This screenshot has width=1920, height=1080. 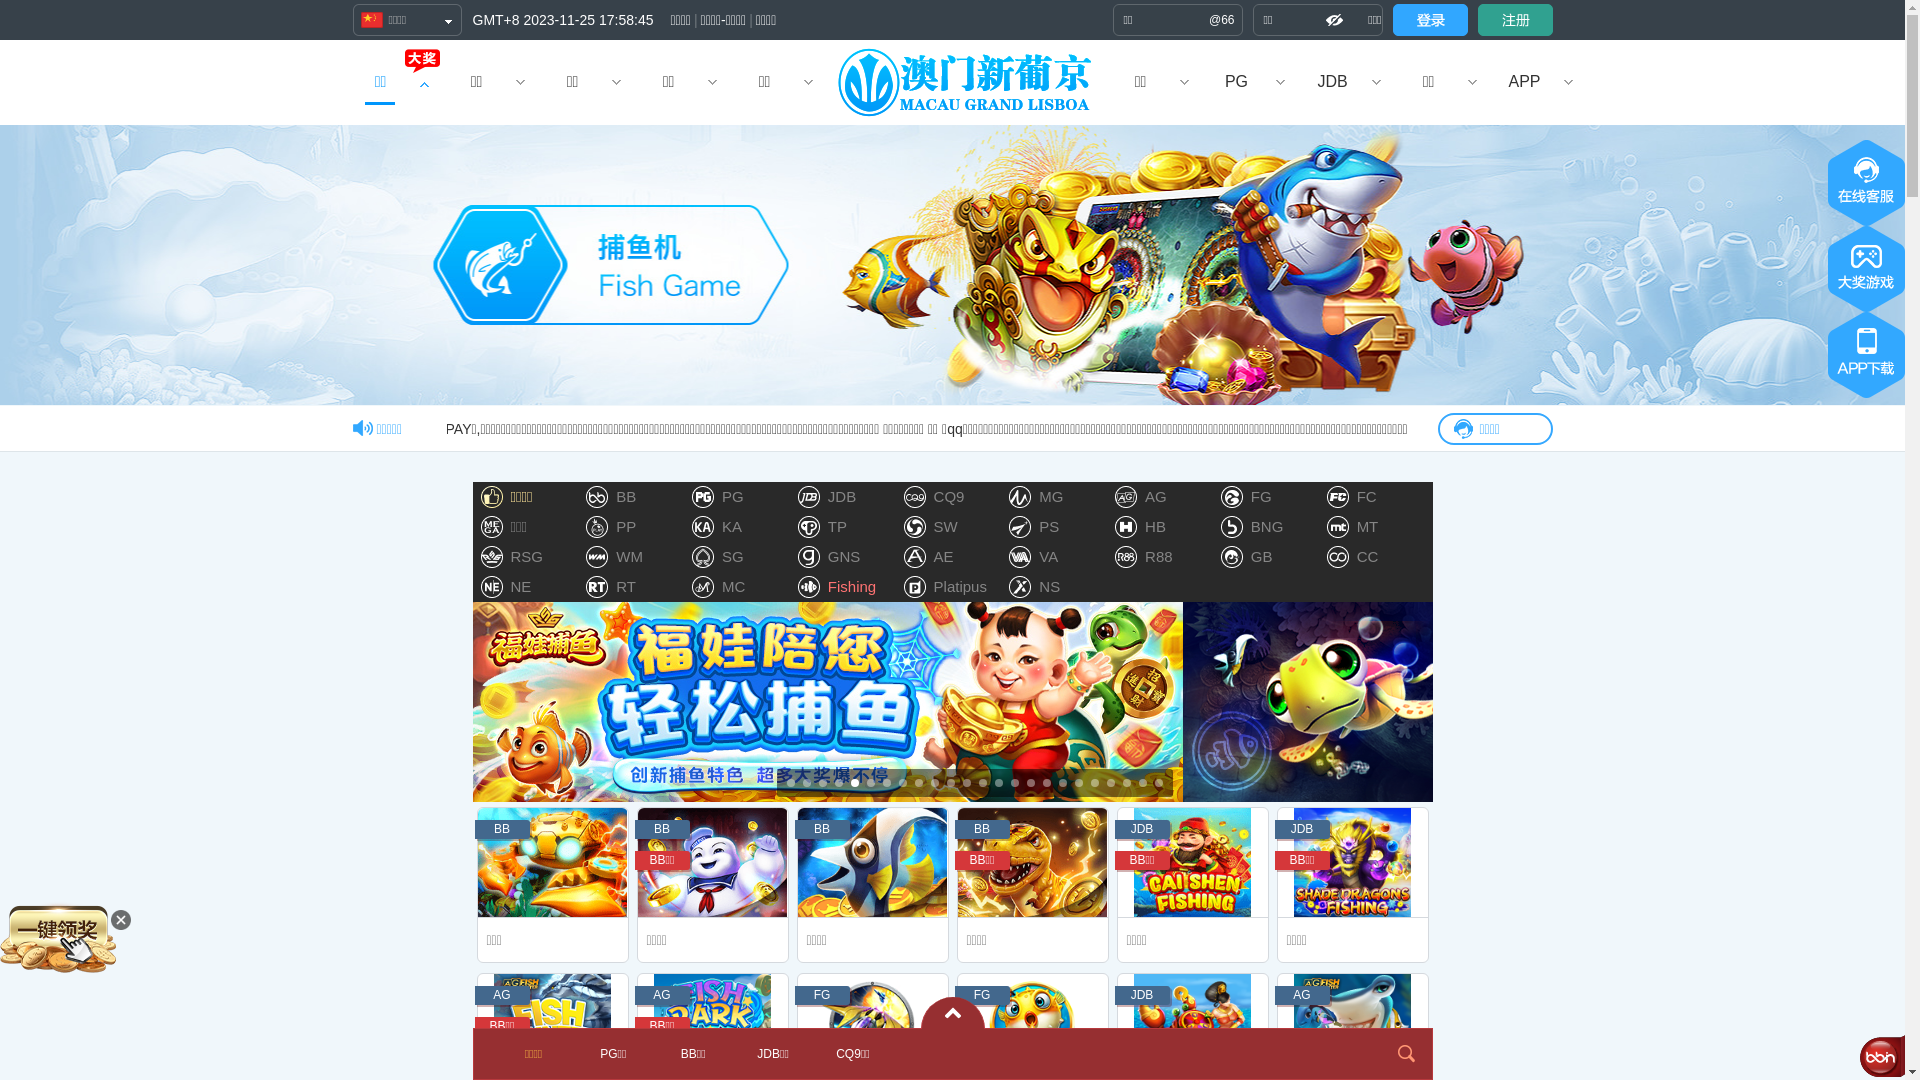 What do you see at coordinates (1331, 81) in the screenshot?
I see `'JDB'` at bounding box center [1331, 81].